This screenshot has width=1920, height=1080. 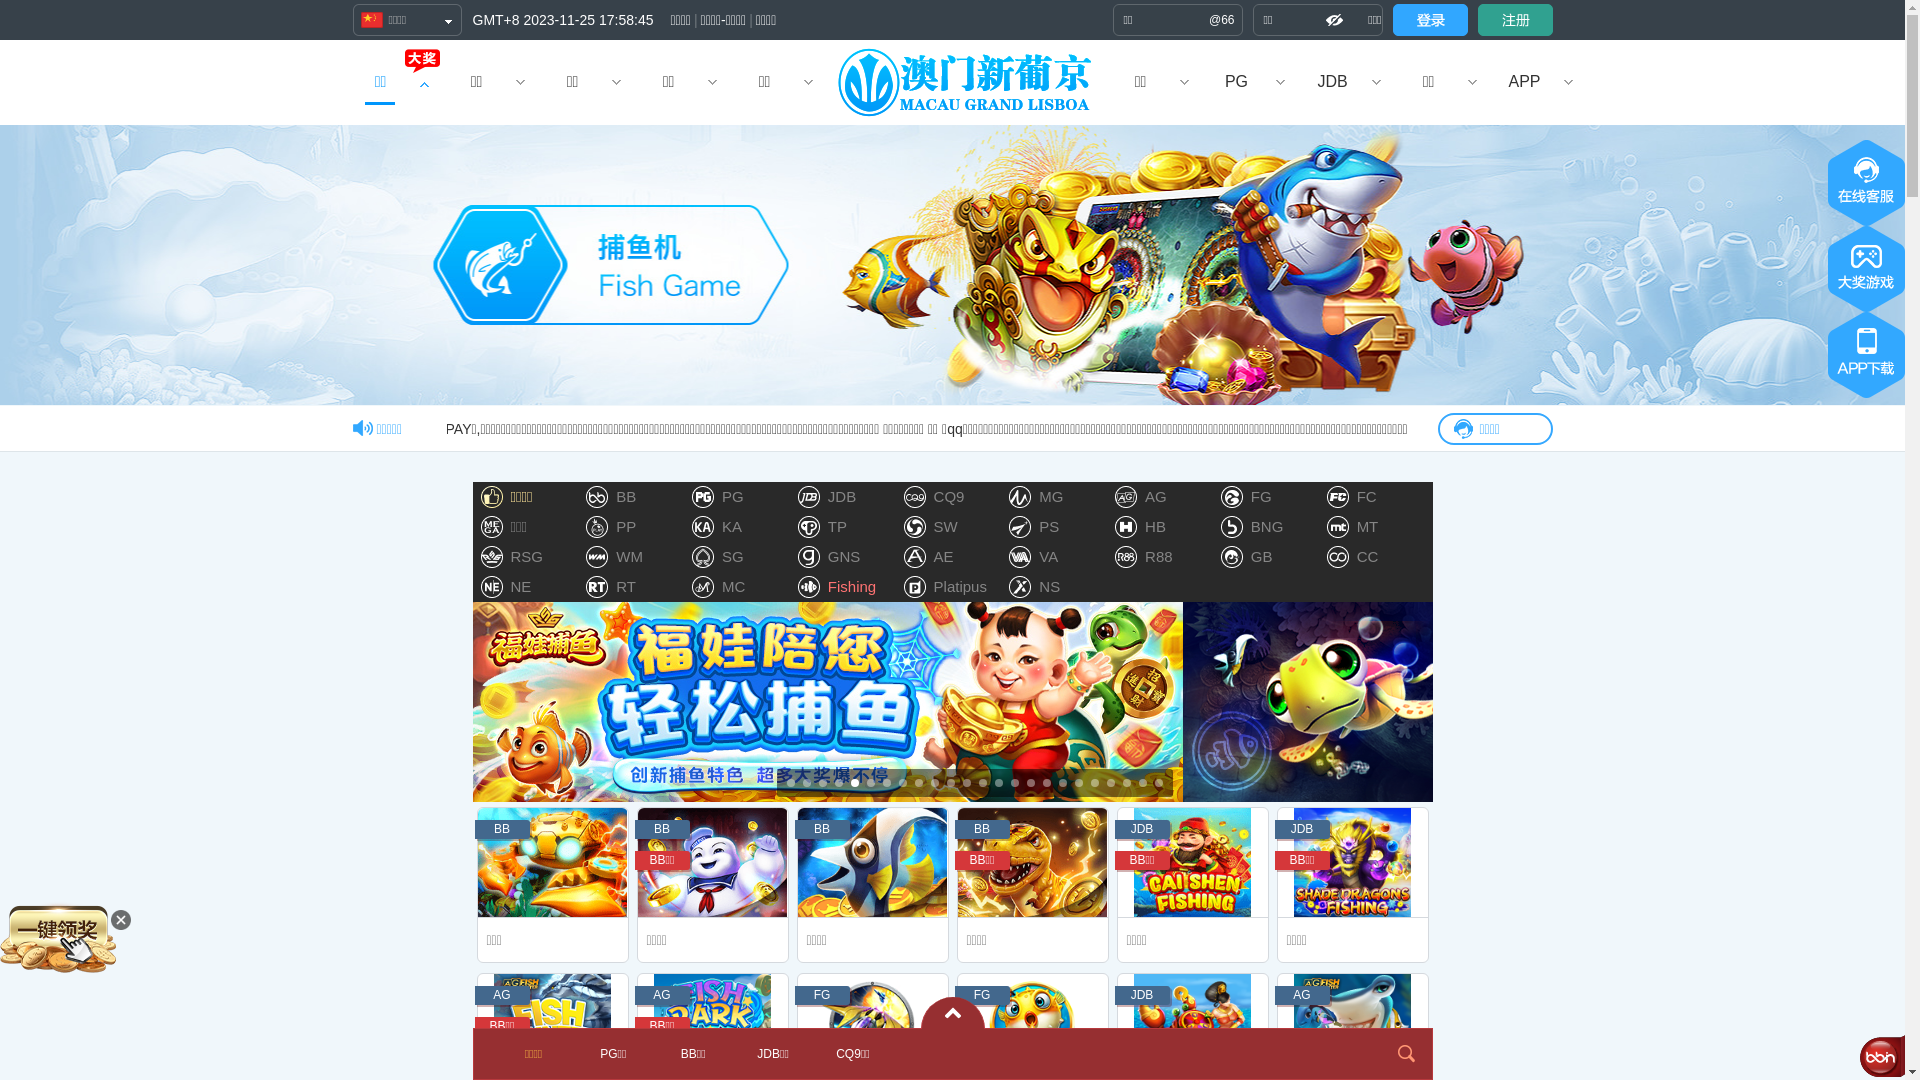 What do you see at coordinates (1331, 81) in the screenshot?
I see `'JDB'` at bounding box center [1331, 81].